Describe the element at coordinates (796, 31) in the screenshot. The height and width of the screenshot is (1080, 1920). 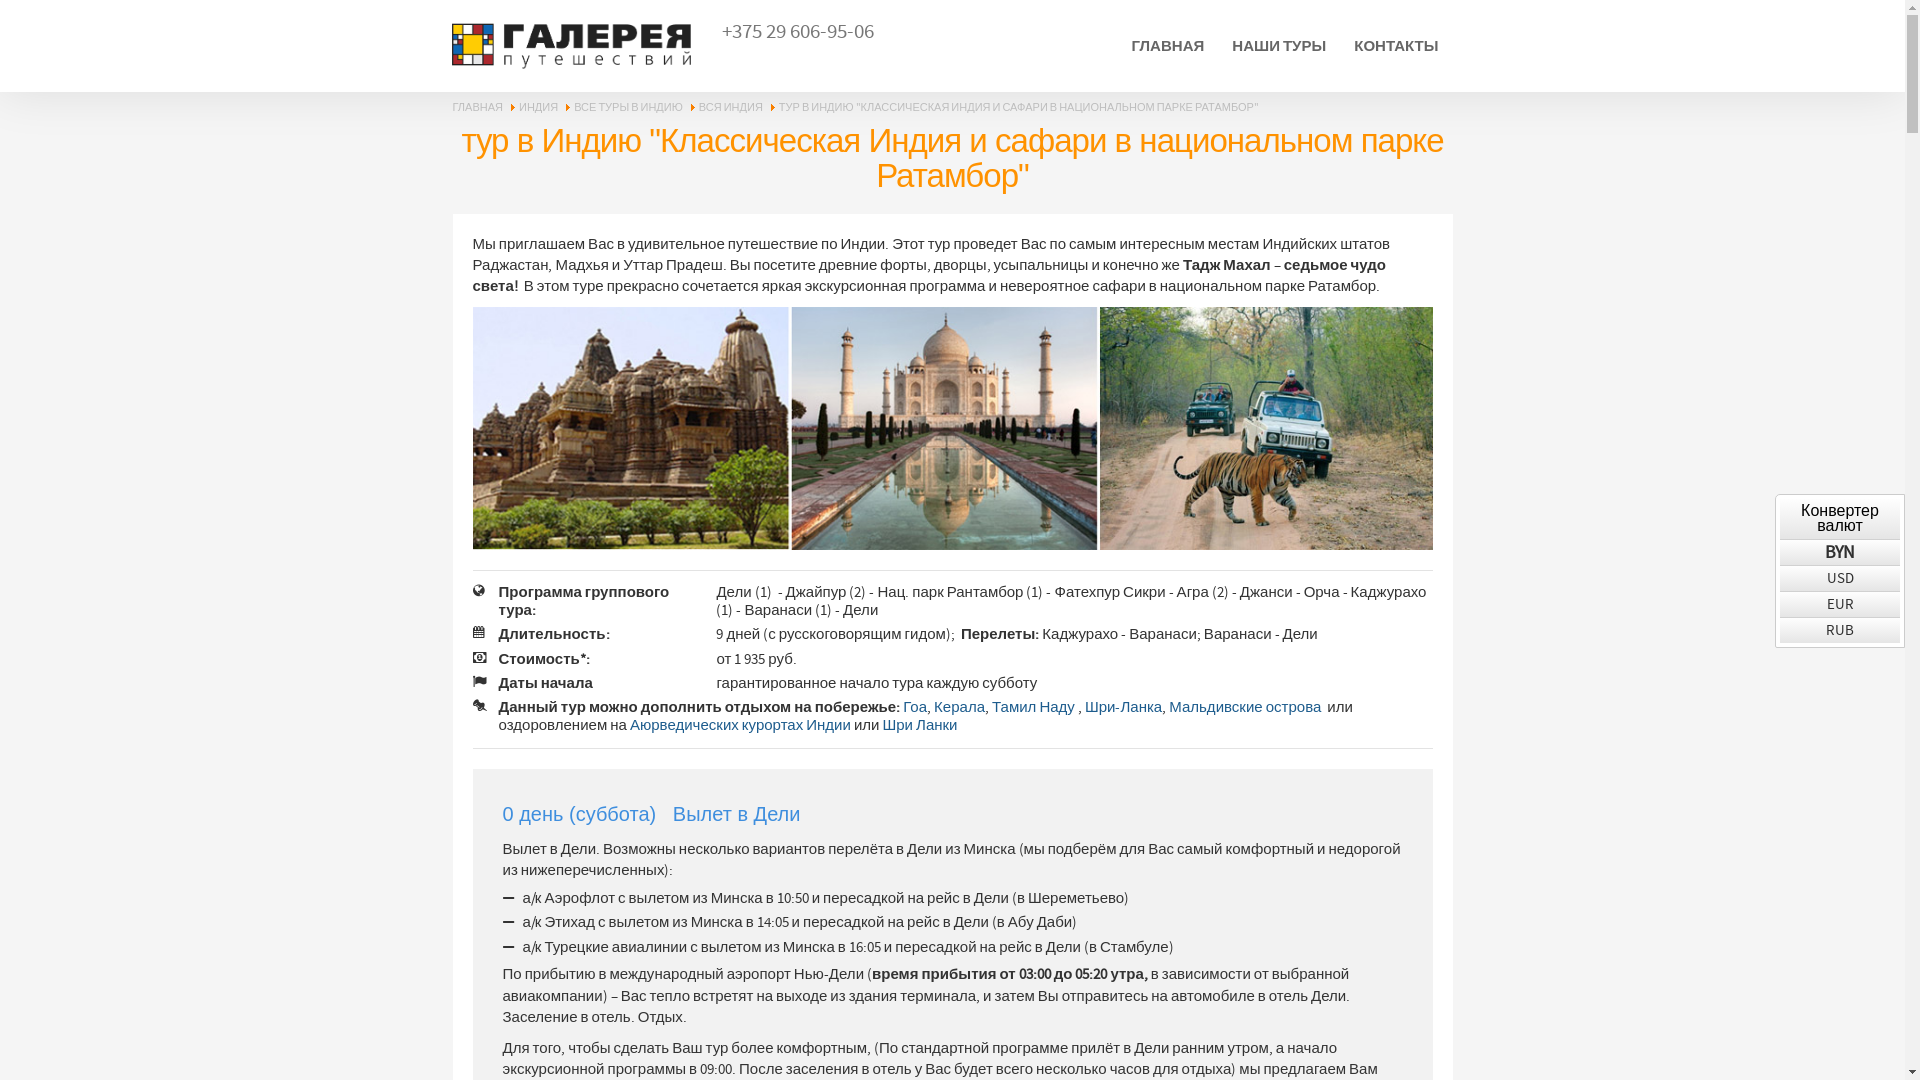
I see `'+375 29 606-95-06'` at that location.